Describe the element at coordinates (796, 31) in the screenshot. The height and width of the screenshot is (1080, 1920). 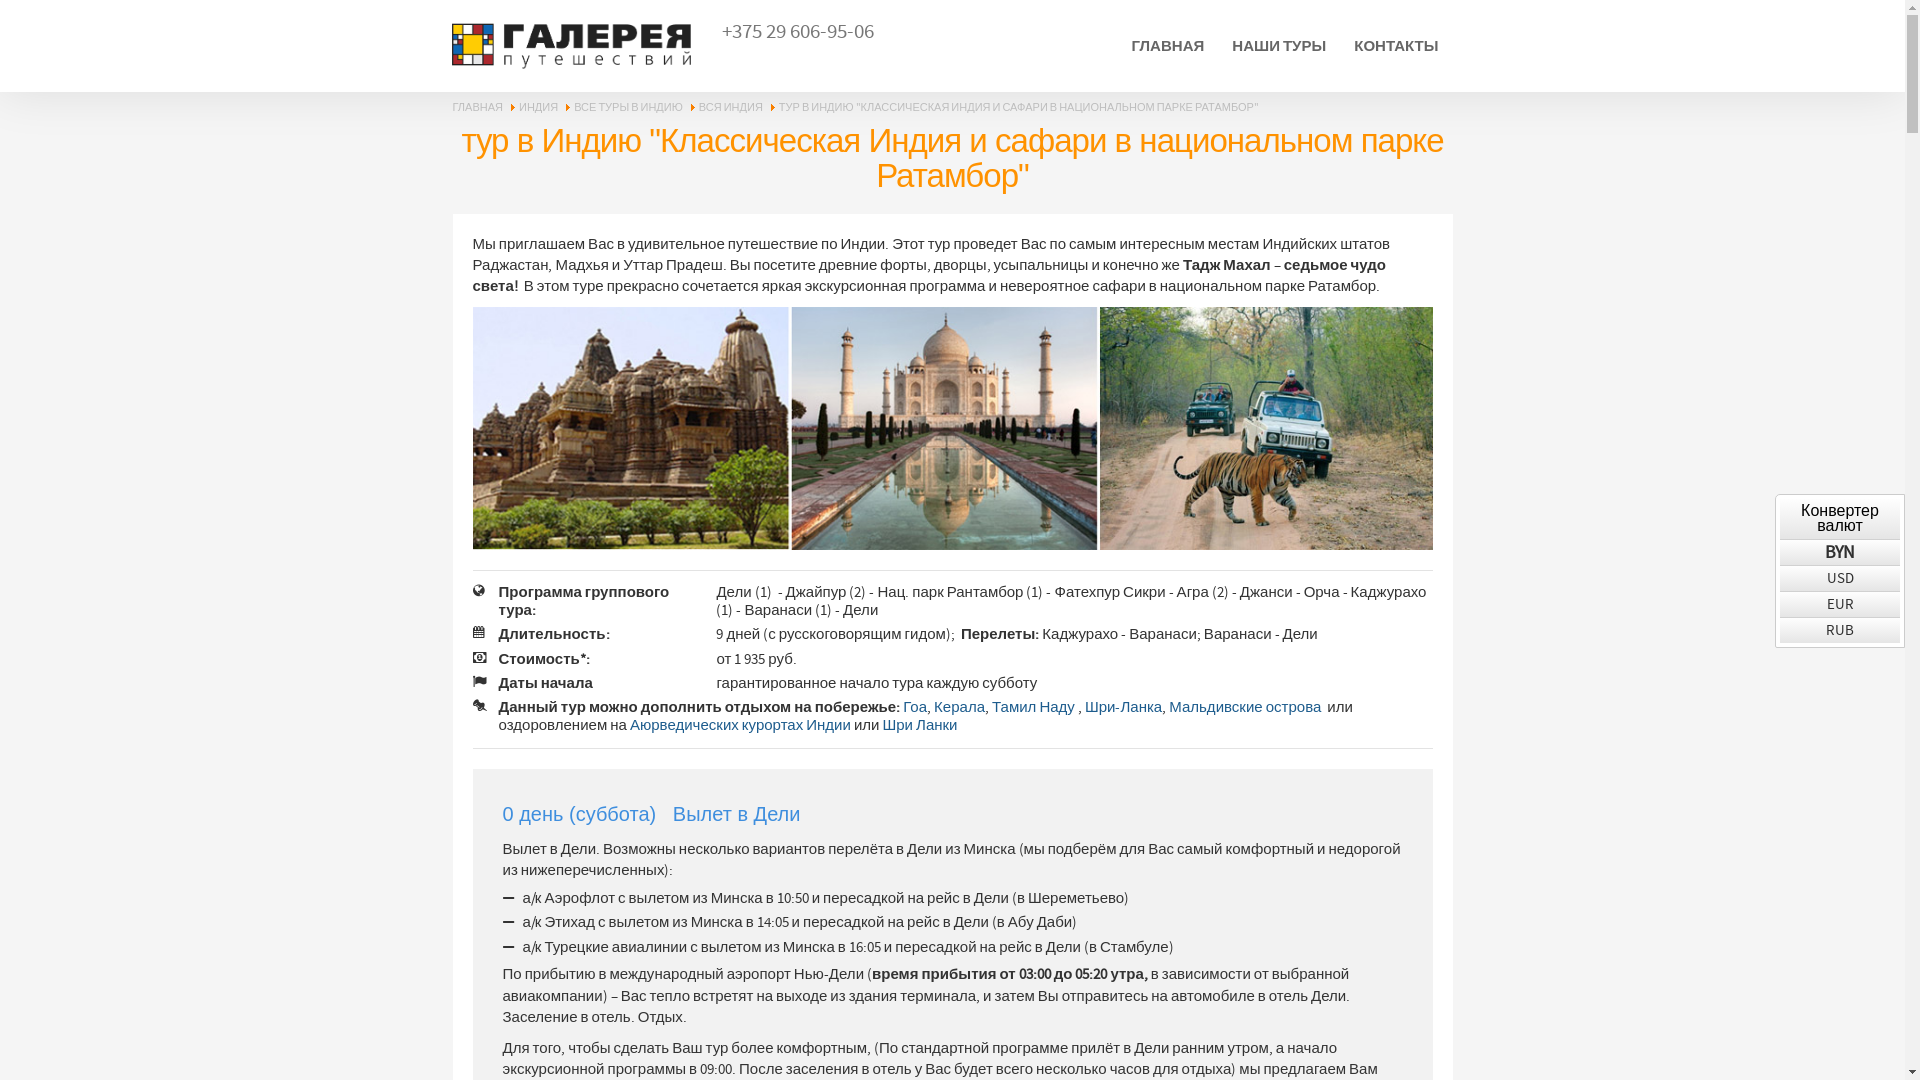
I see `'+375 29 606-95-06'` at that location.